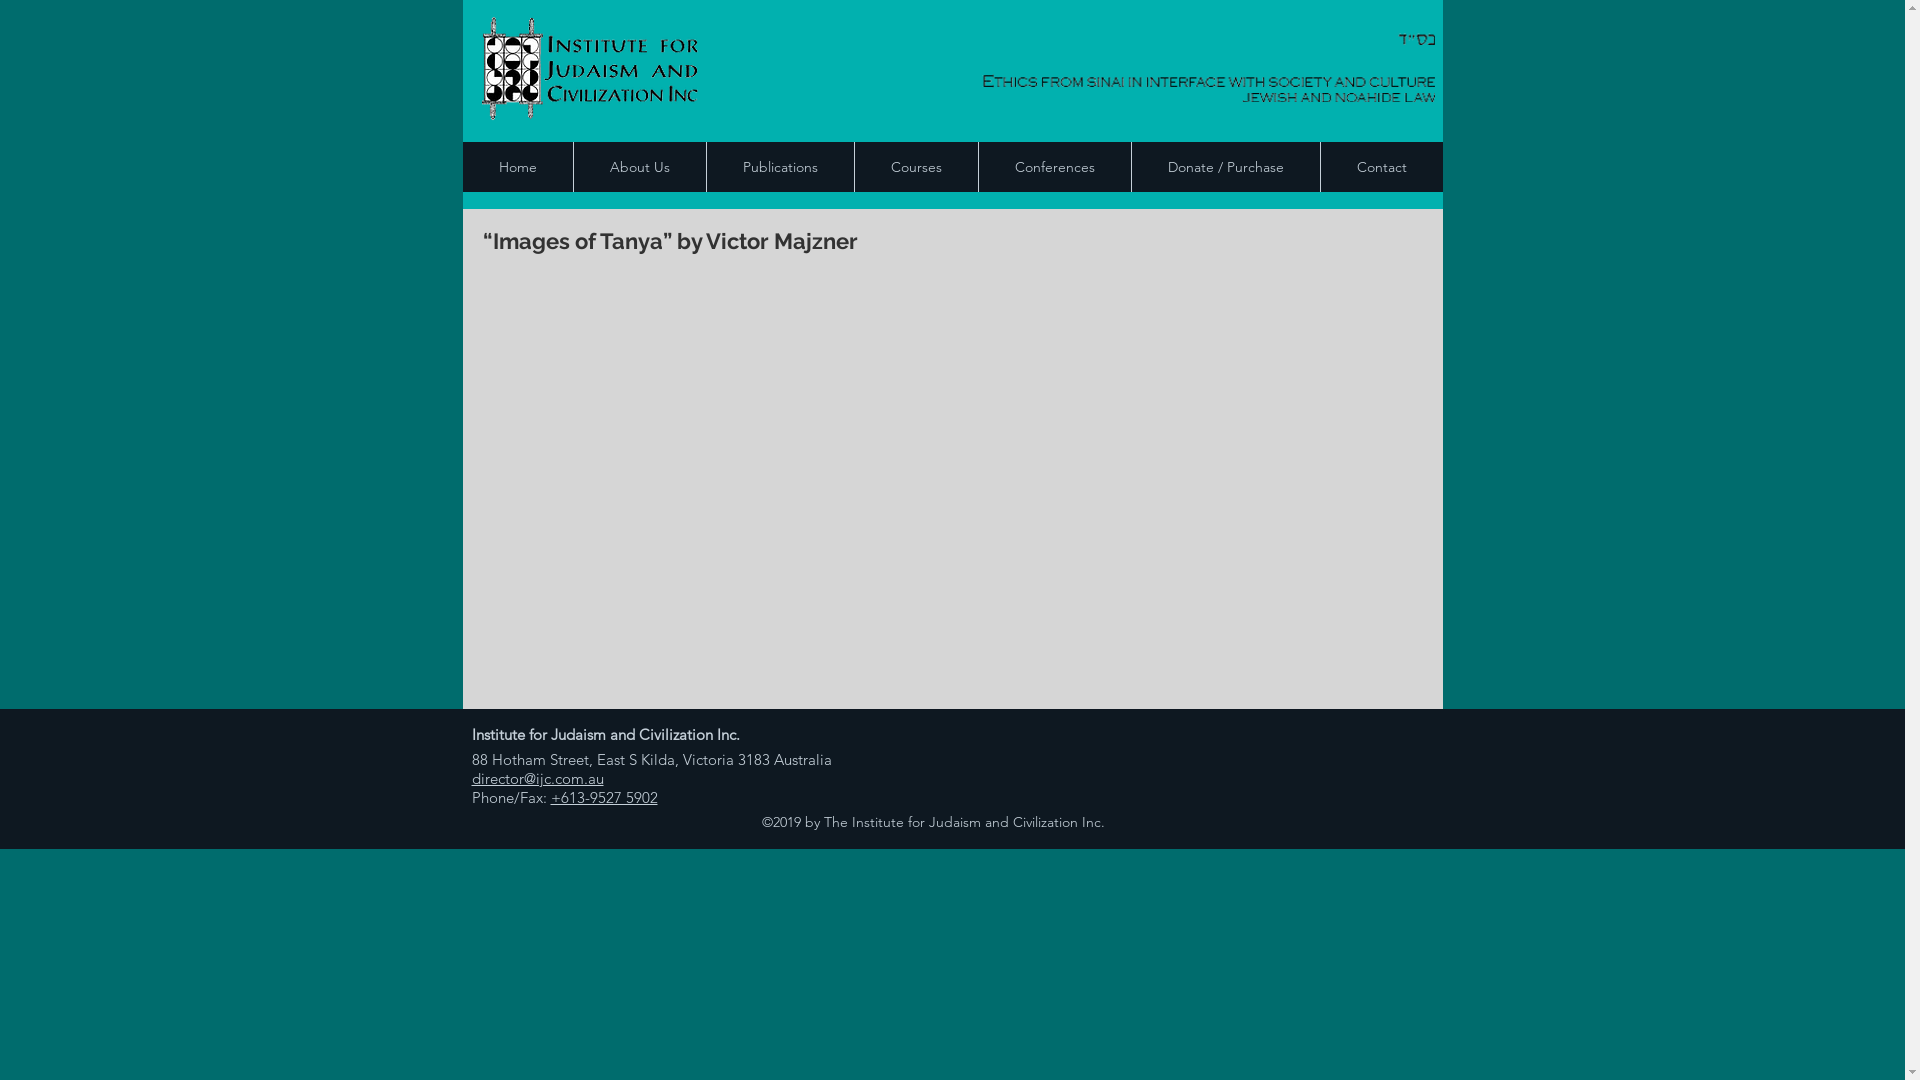  Describe the element at coordinates (637, 165) in the screenshot. I see `'About Us'` at that location.